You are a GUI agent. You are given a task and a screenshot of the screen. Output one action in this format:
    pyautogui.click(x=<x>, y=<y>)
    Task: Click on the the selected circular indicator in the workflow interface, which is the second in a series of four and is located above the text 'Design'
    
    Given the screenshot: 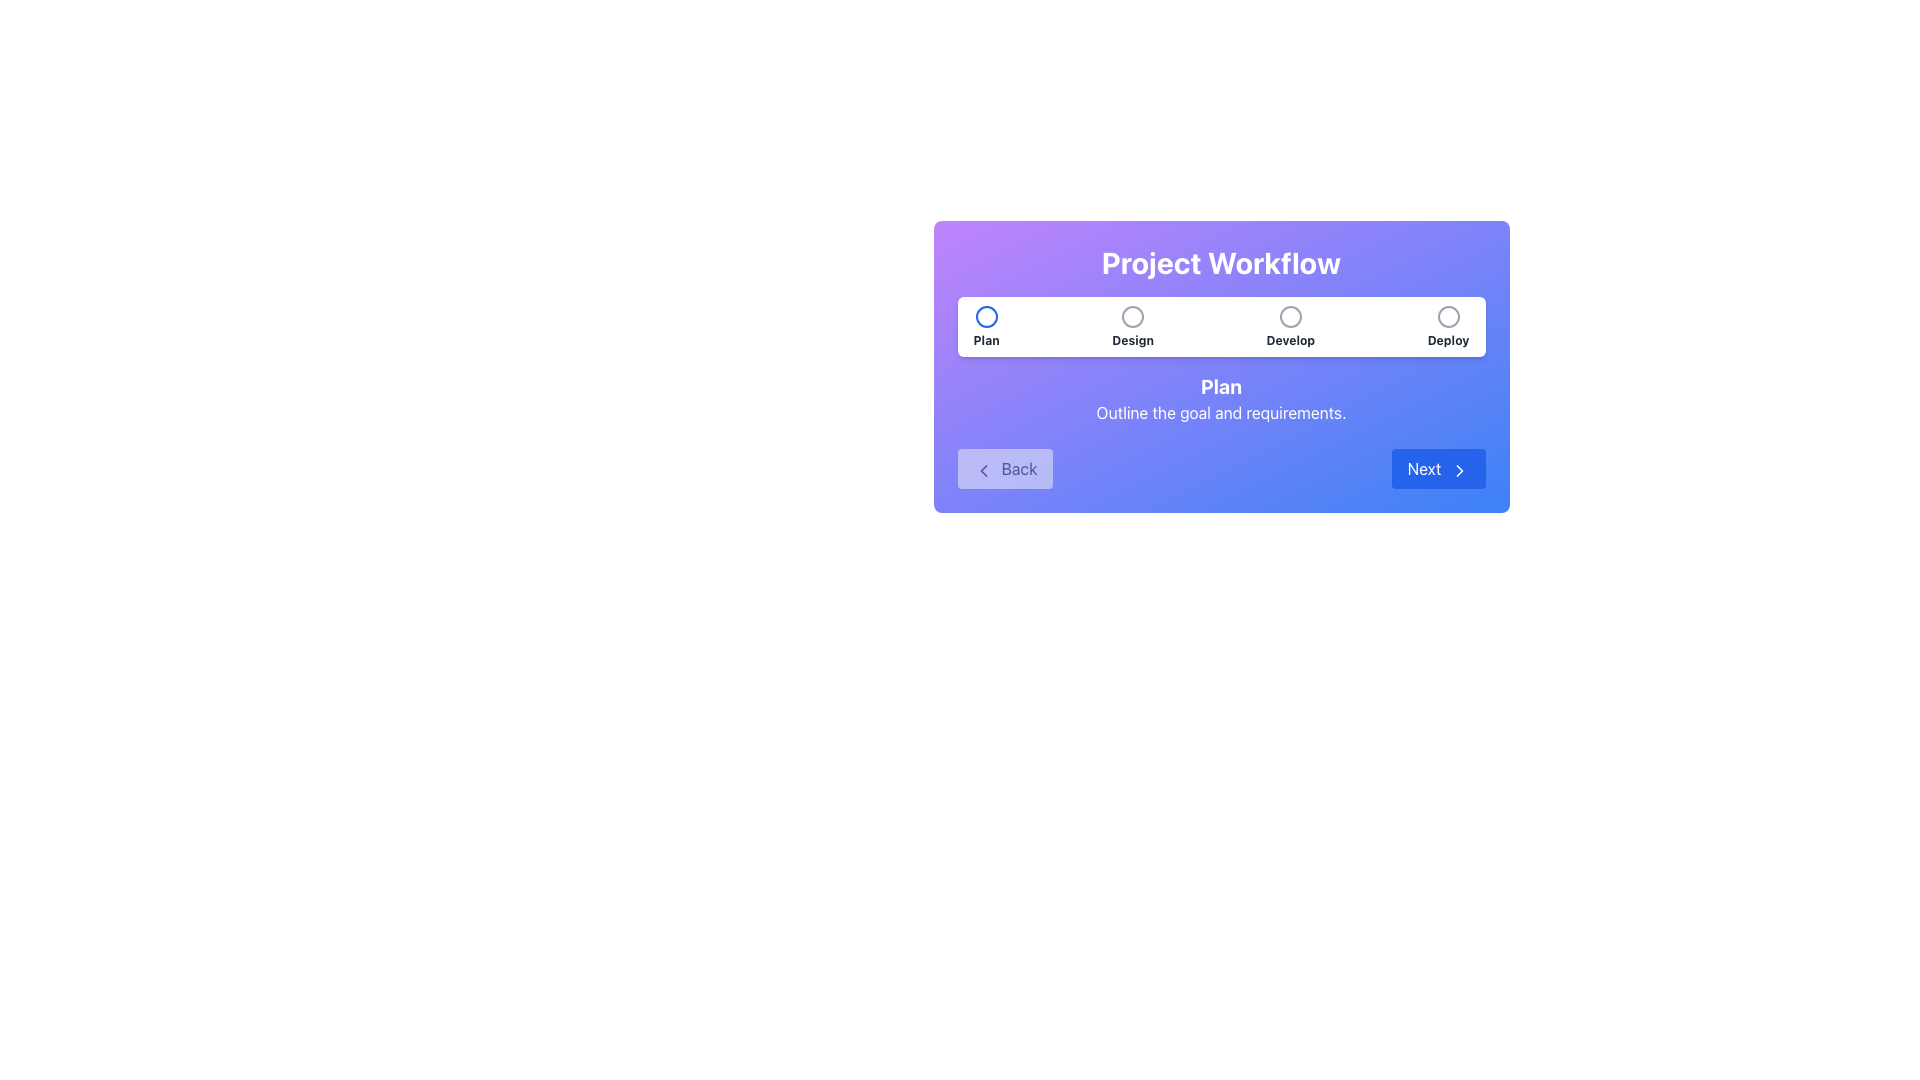 What is the action you would take?
    pyautogui.click(x=1132, y=315)
    